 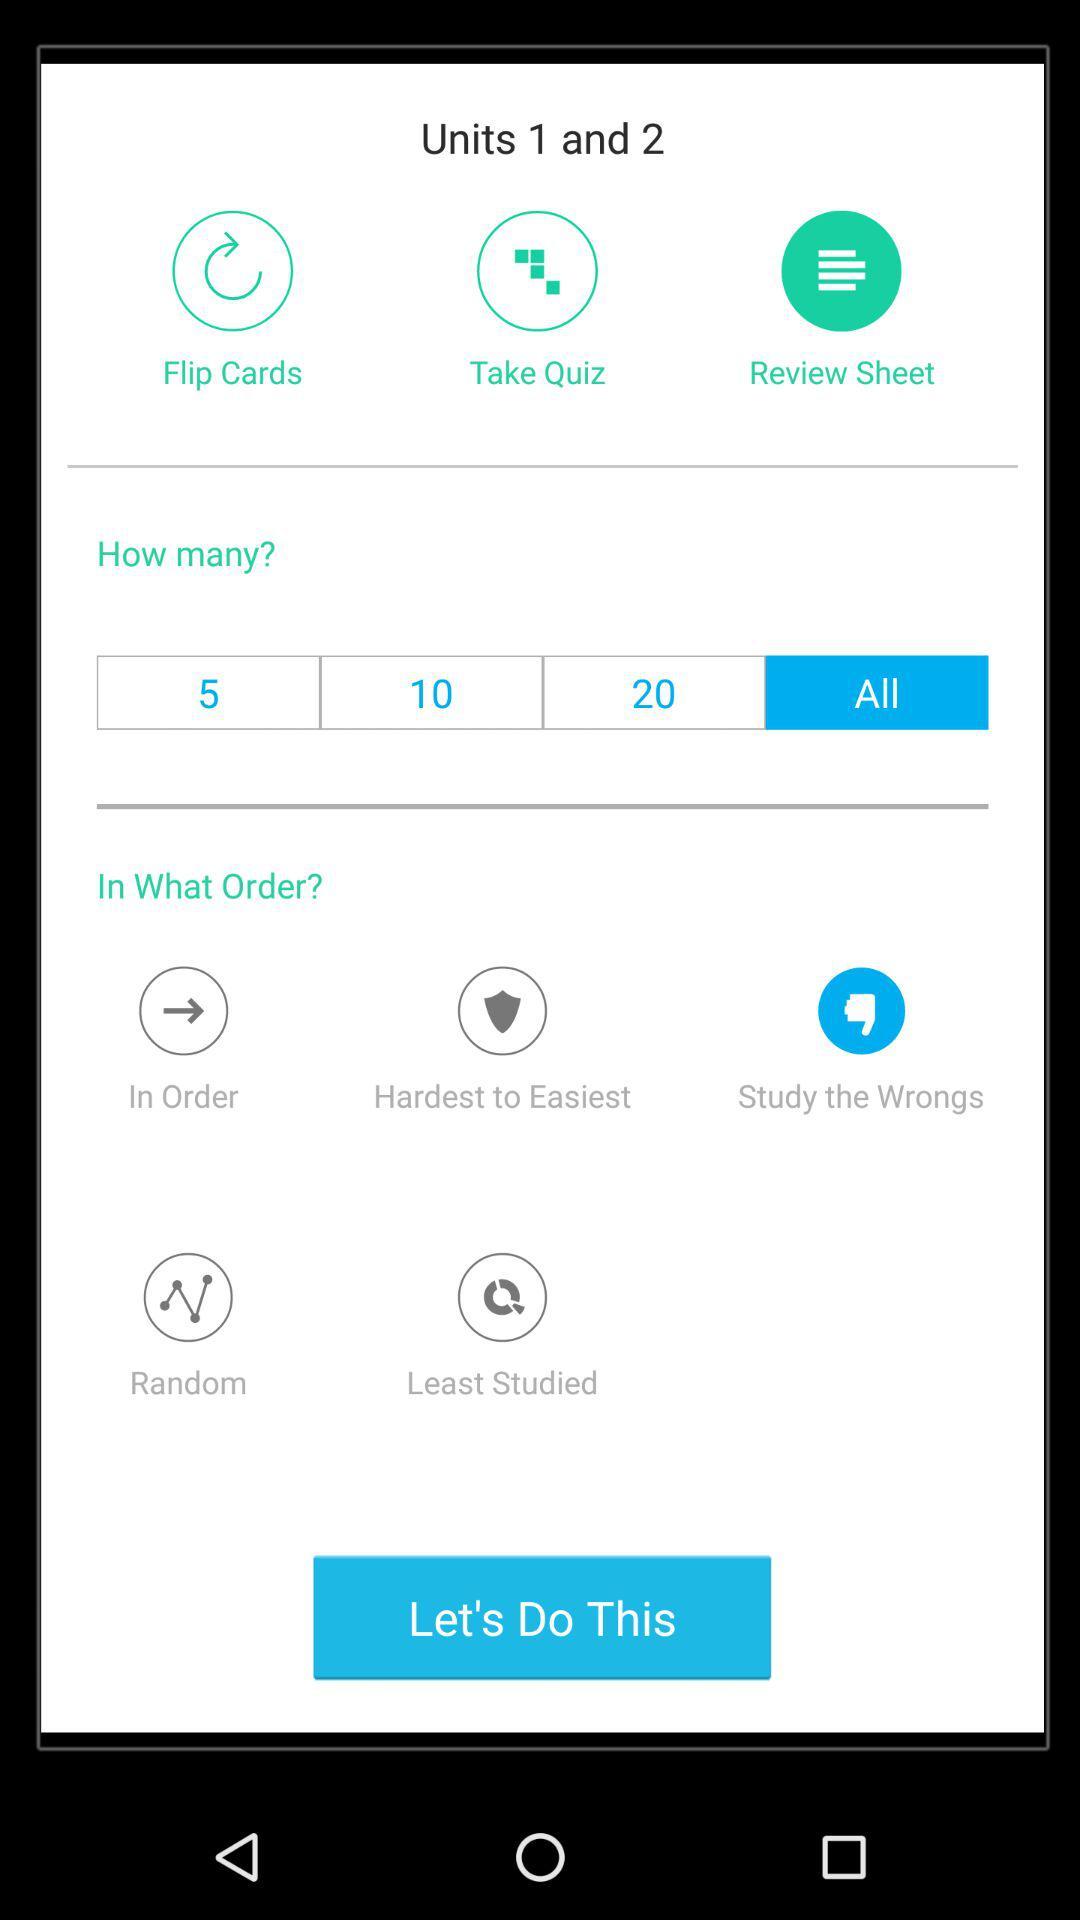 I want to click on opens the review sheet tab, so click(x=841, y=270).